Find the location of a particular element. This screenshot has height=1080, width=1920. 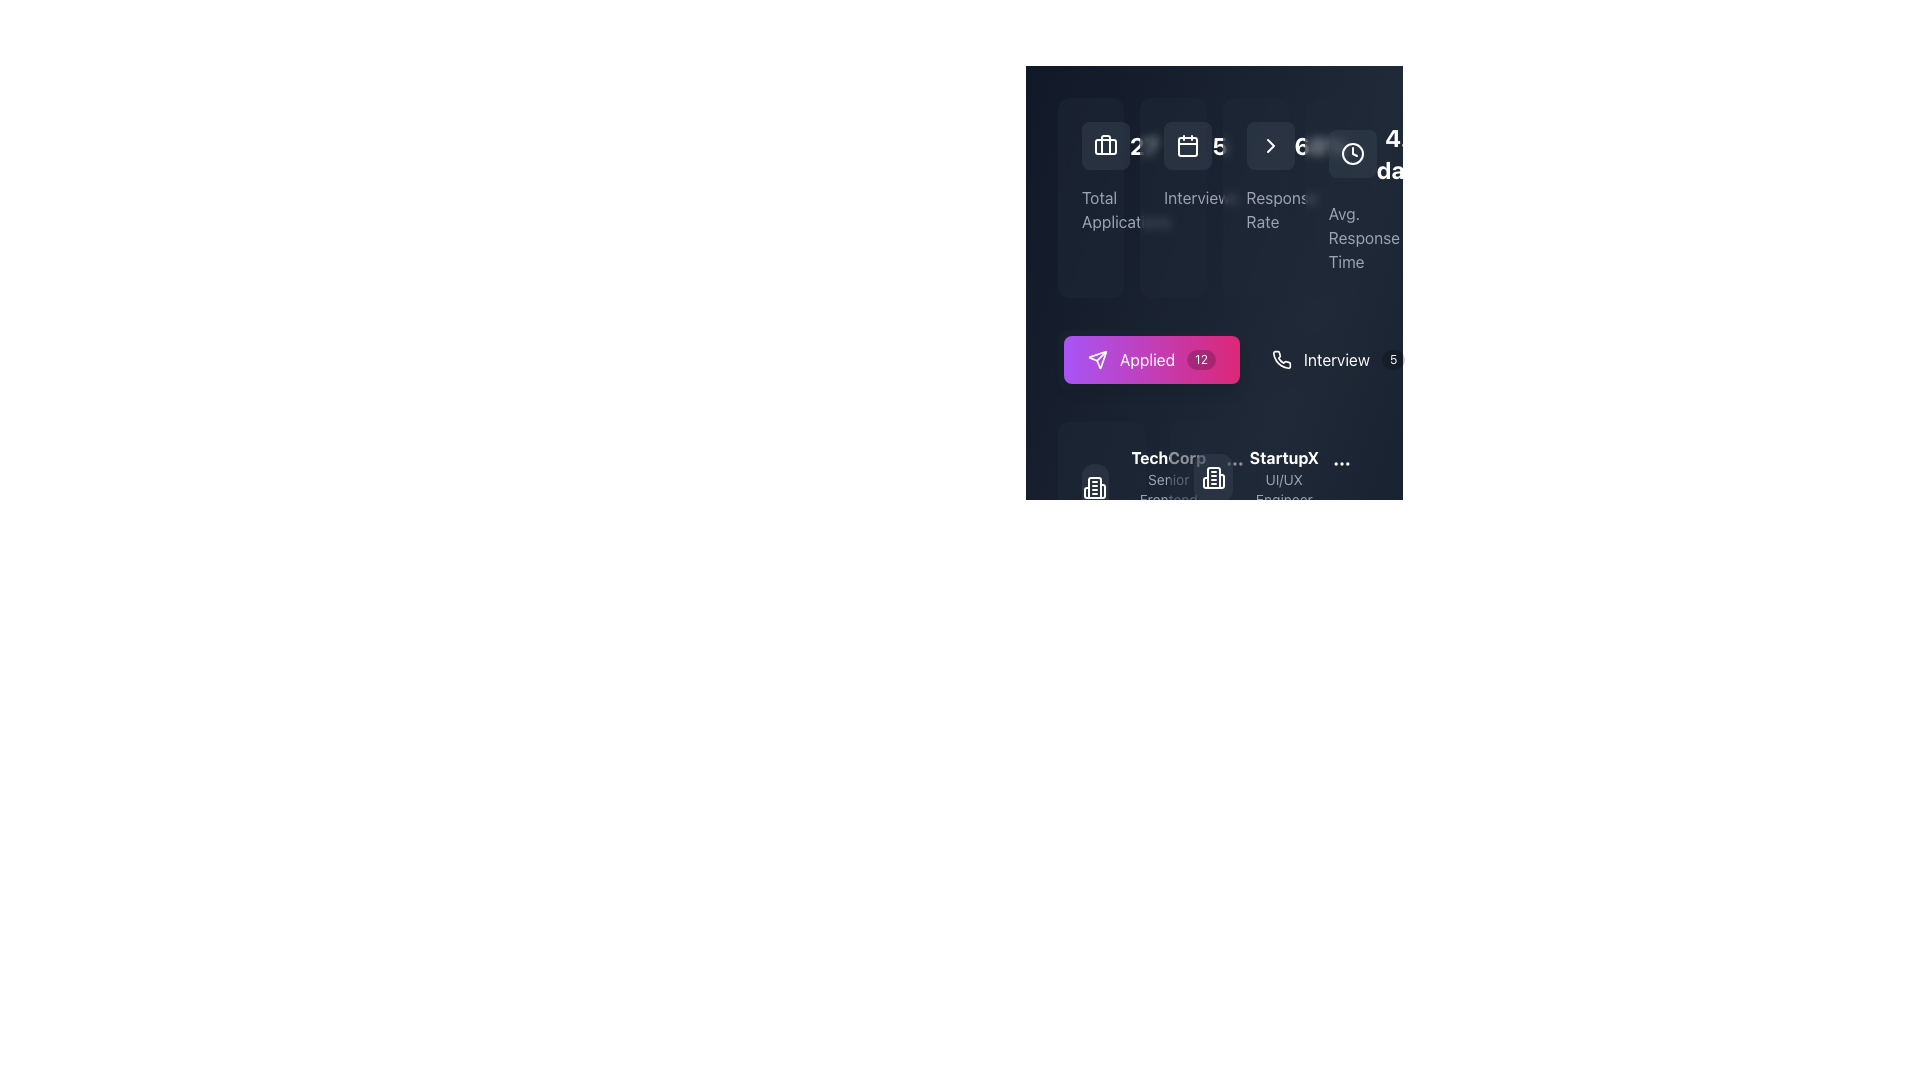

the 'Applied' button label, which is a text element displayed in bold white font against a vibrant gradient button background is located at coordinates (1147, 358).